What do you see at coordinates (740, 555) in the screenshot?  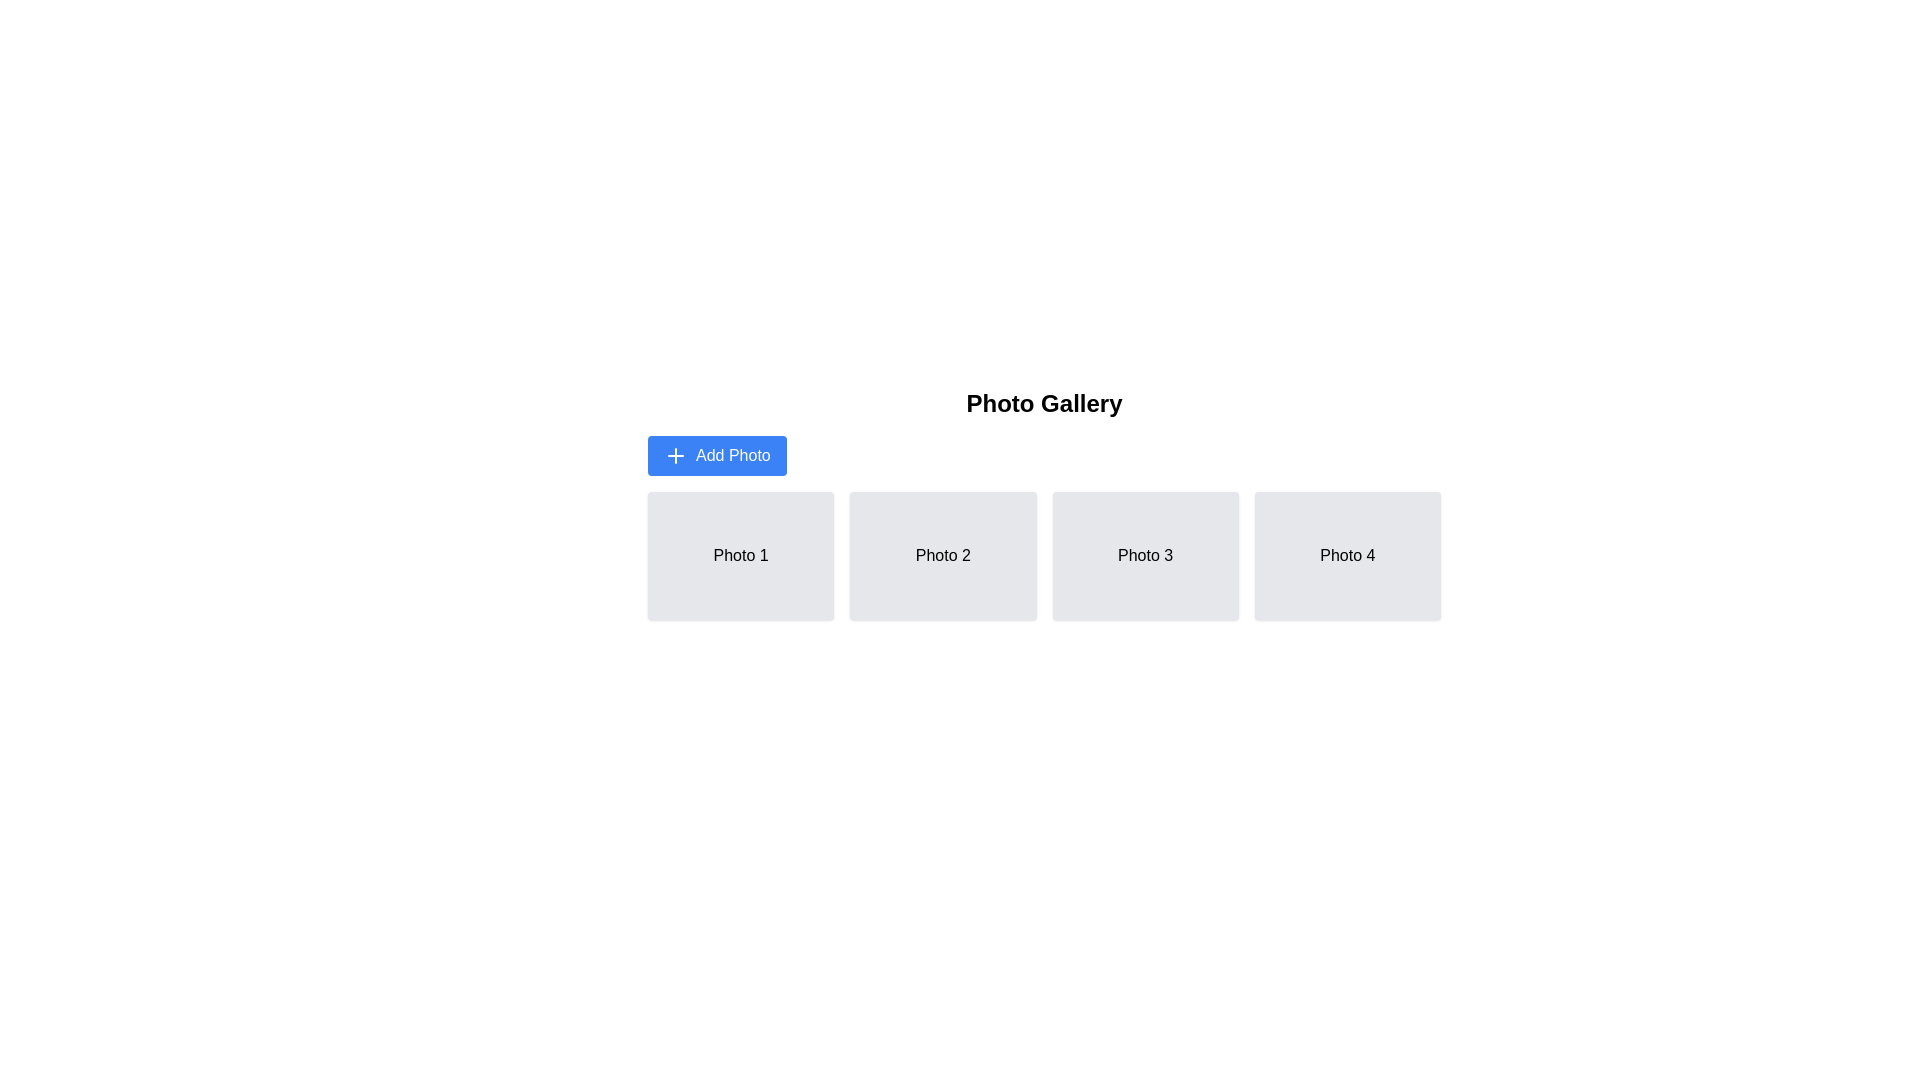 I see `the photo item in the gallery, which is the first item in a row of four, located below the 'Add Photo' button and to the left of 'Photo 2'` at bounding box center [740, 555].